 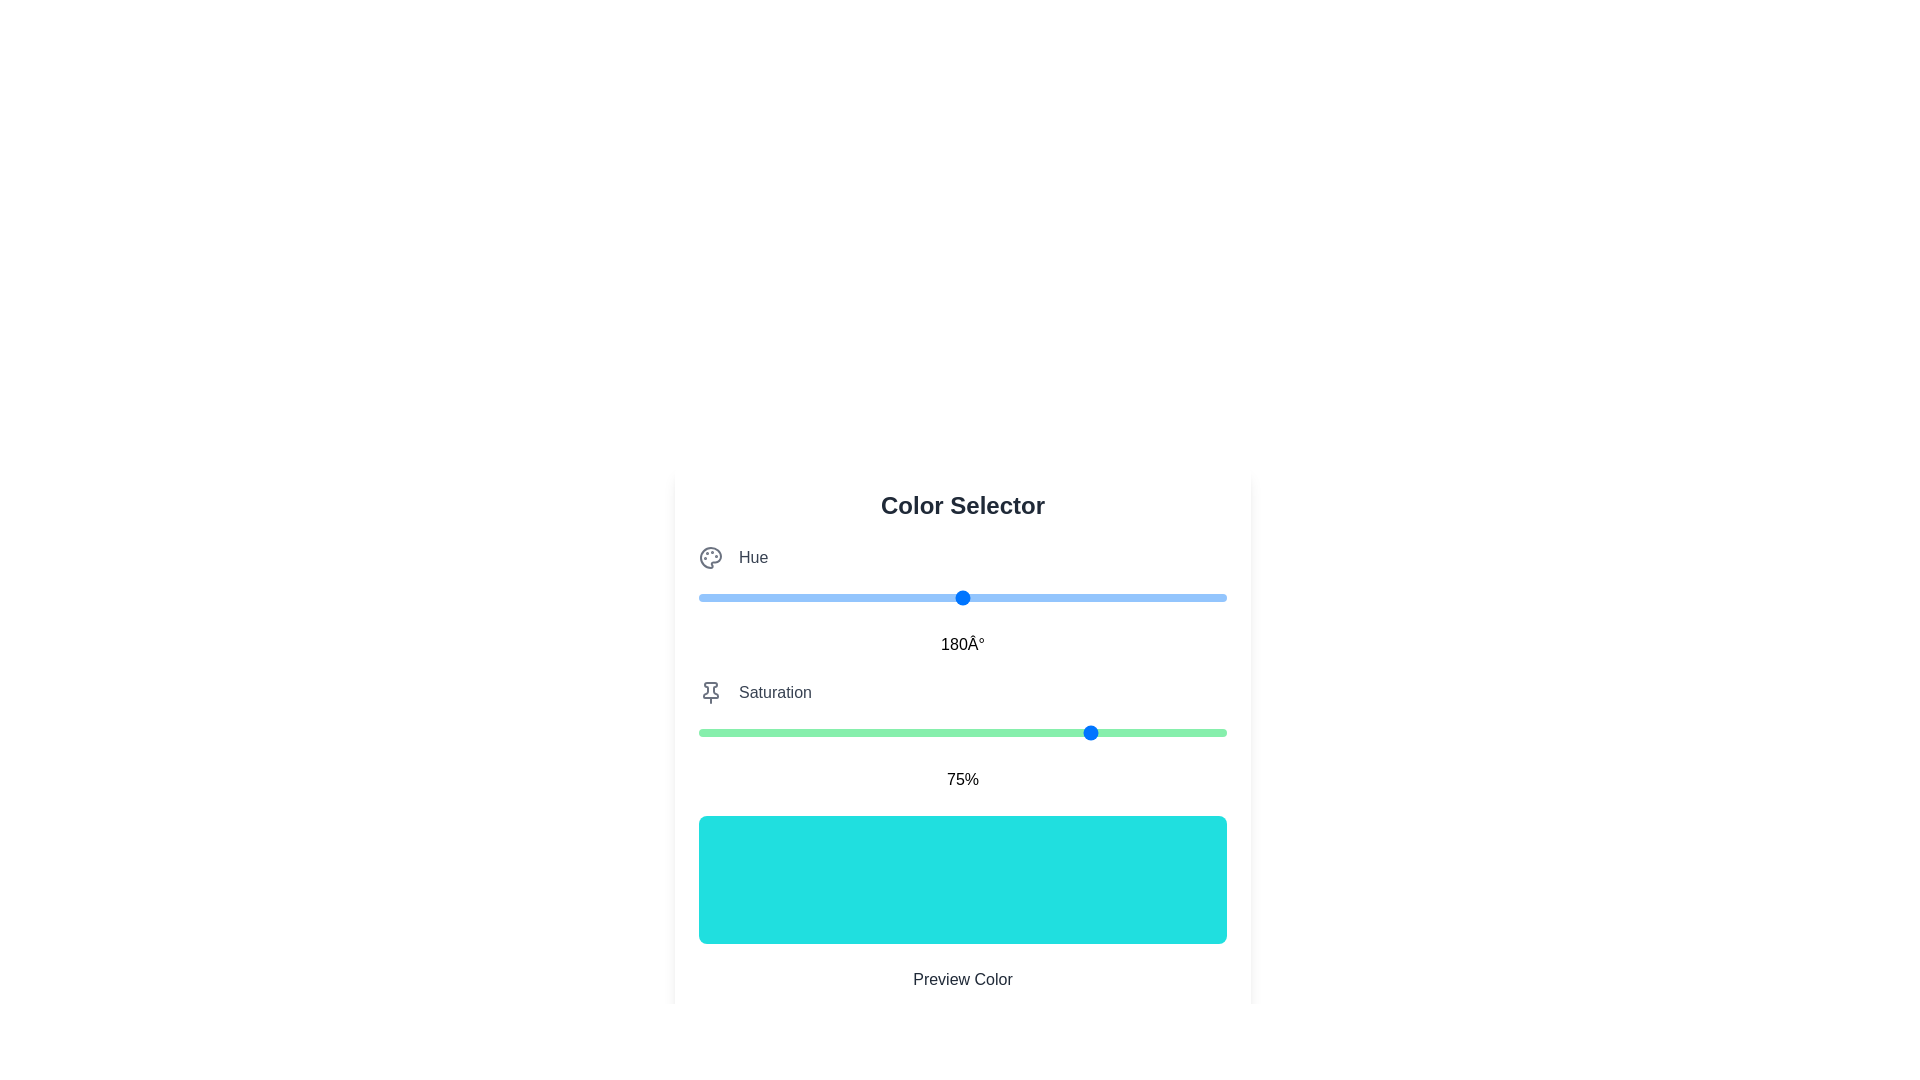 What do you see at coordinates (963, 878) in the screenshot?
I see `the display box that serves as a preview area for the currently selected color, located at the bottom of the color selector interface` at bounding box center [963, 878].